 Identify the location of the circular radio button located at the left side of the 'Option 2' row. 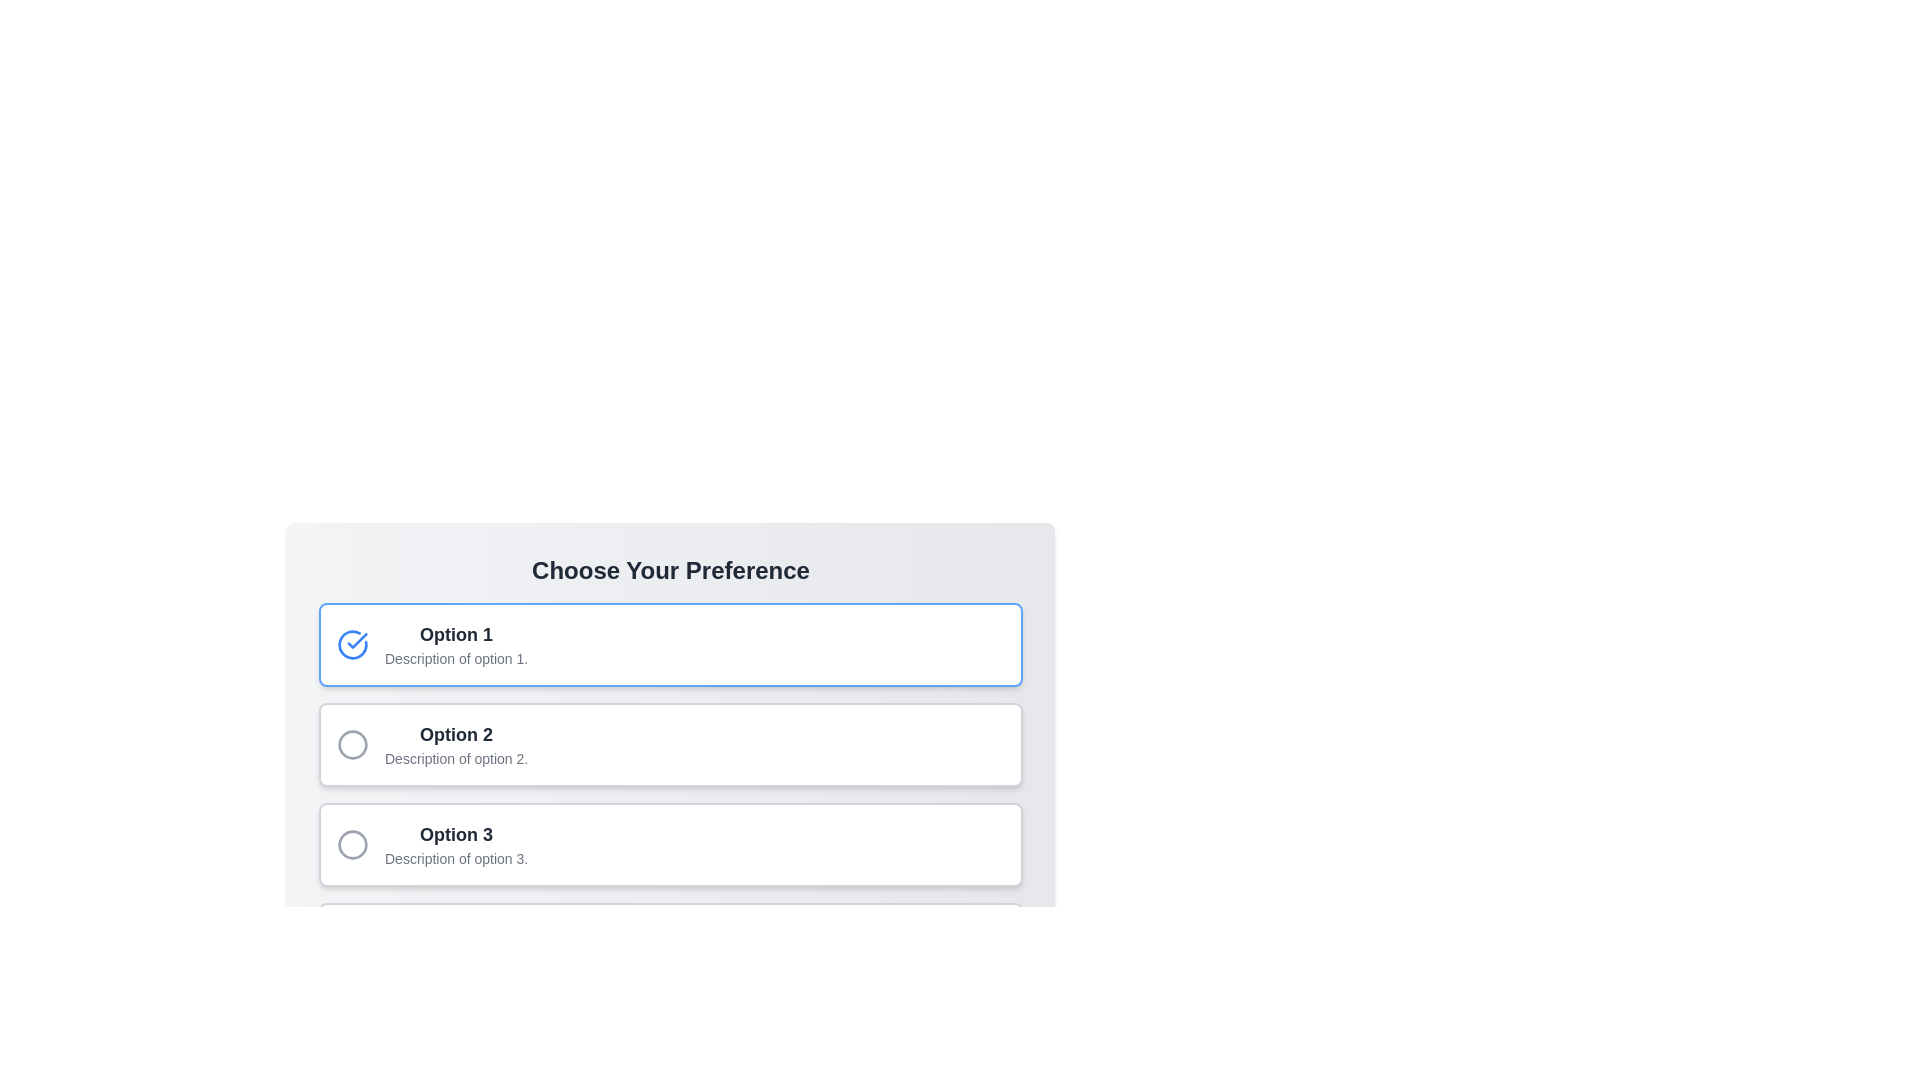
(353, 744).